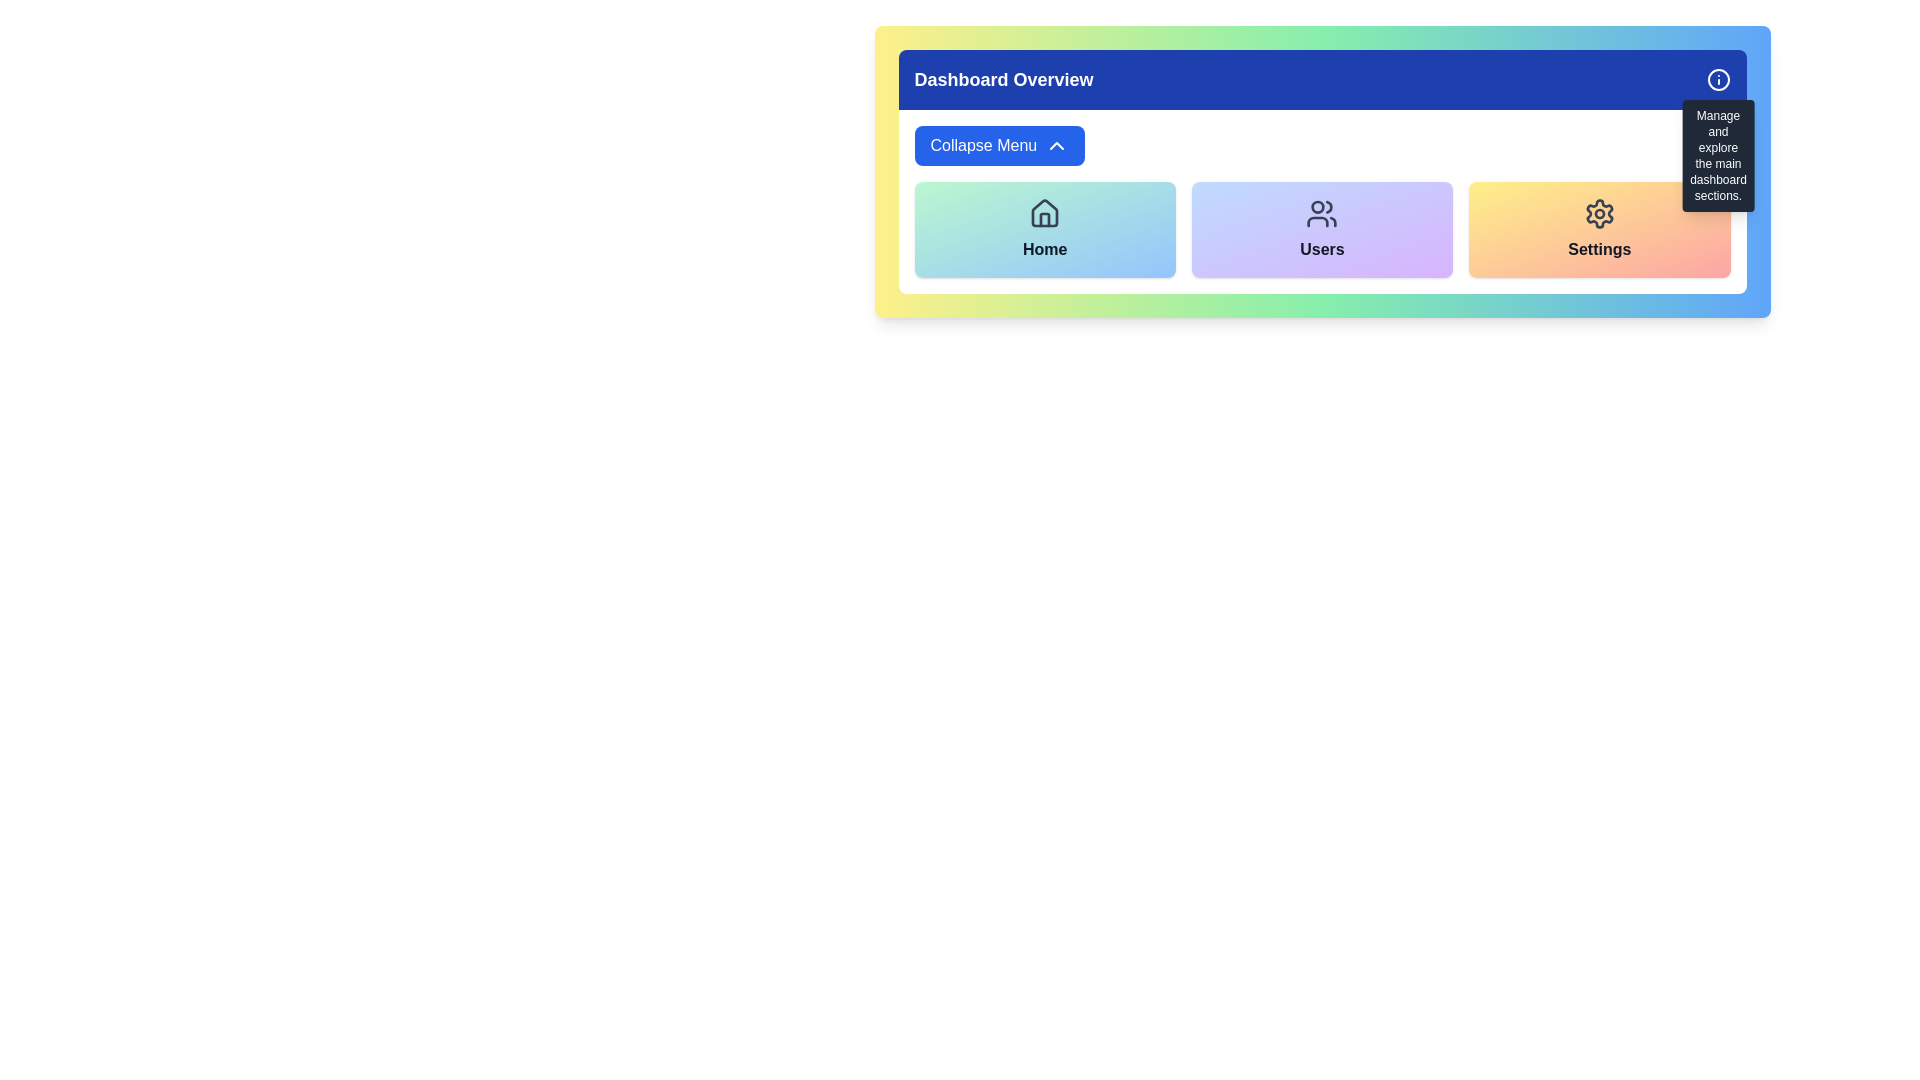 The width and height of the screenshot is (1920, 1080). What do you see at coordinates (1044, 249) in the screenshot?
I see `the 'Home' text label, which is positioned in the lower portion of a card on the dashboard, styled in bold with a dark color` at bounding box center [1044, 249].